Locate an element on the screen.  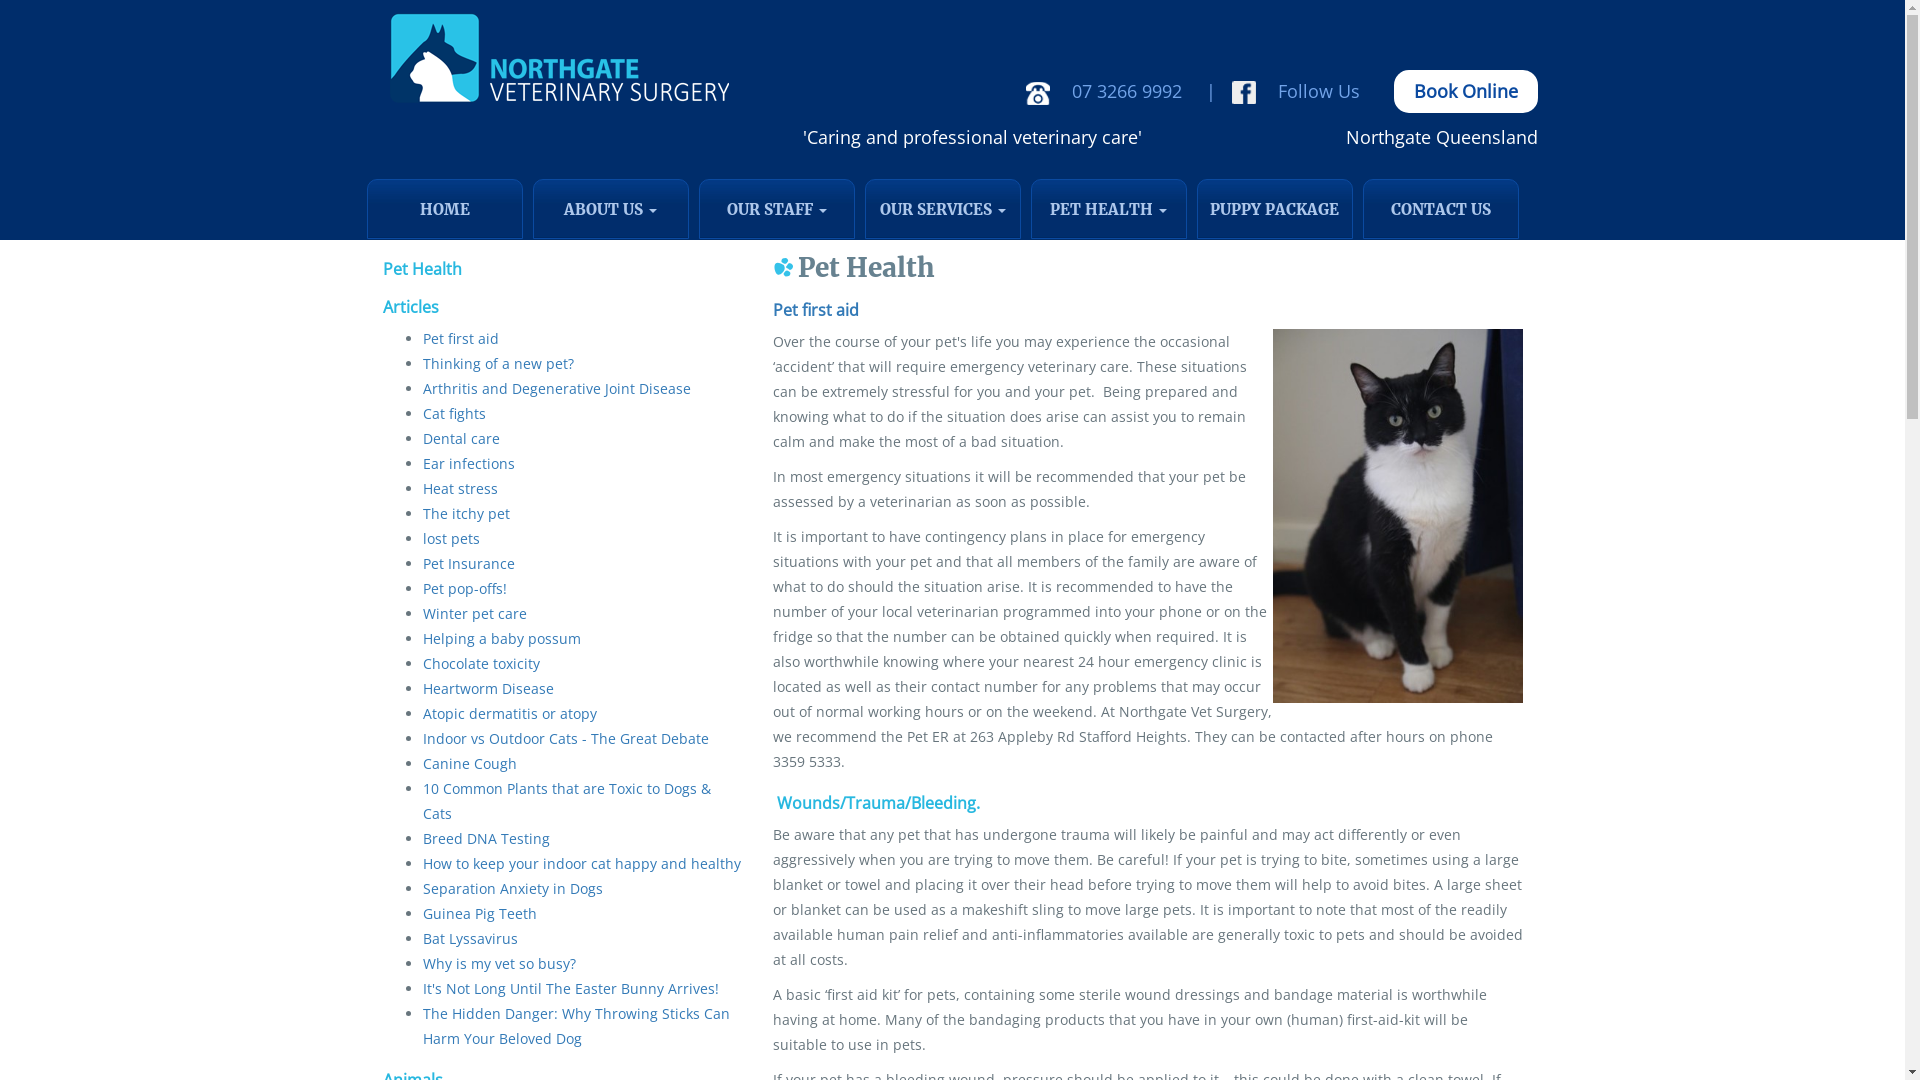
'Helping a baby possum' is located at coordinates (500, 638).